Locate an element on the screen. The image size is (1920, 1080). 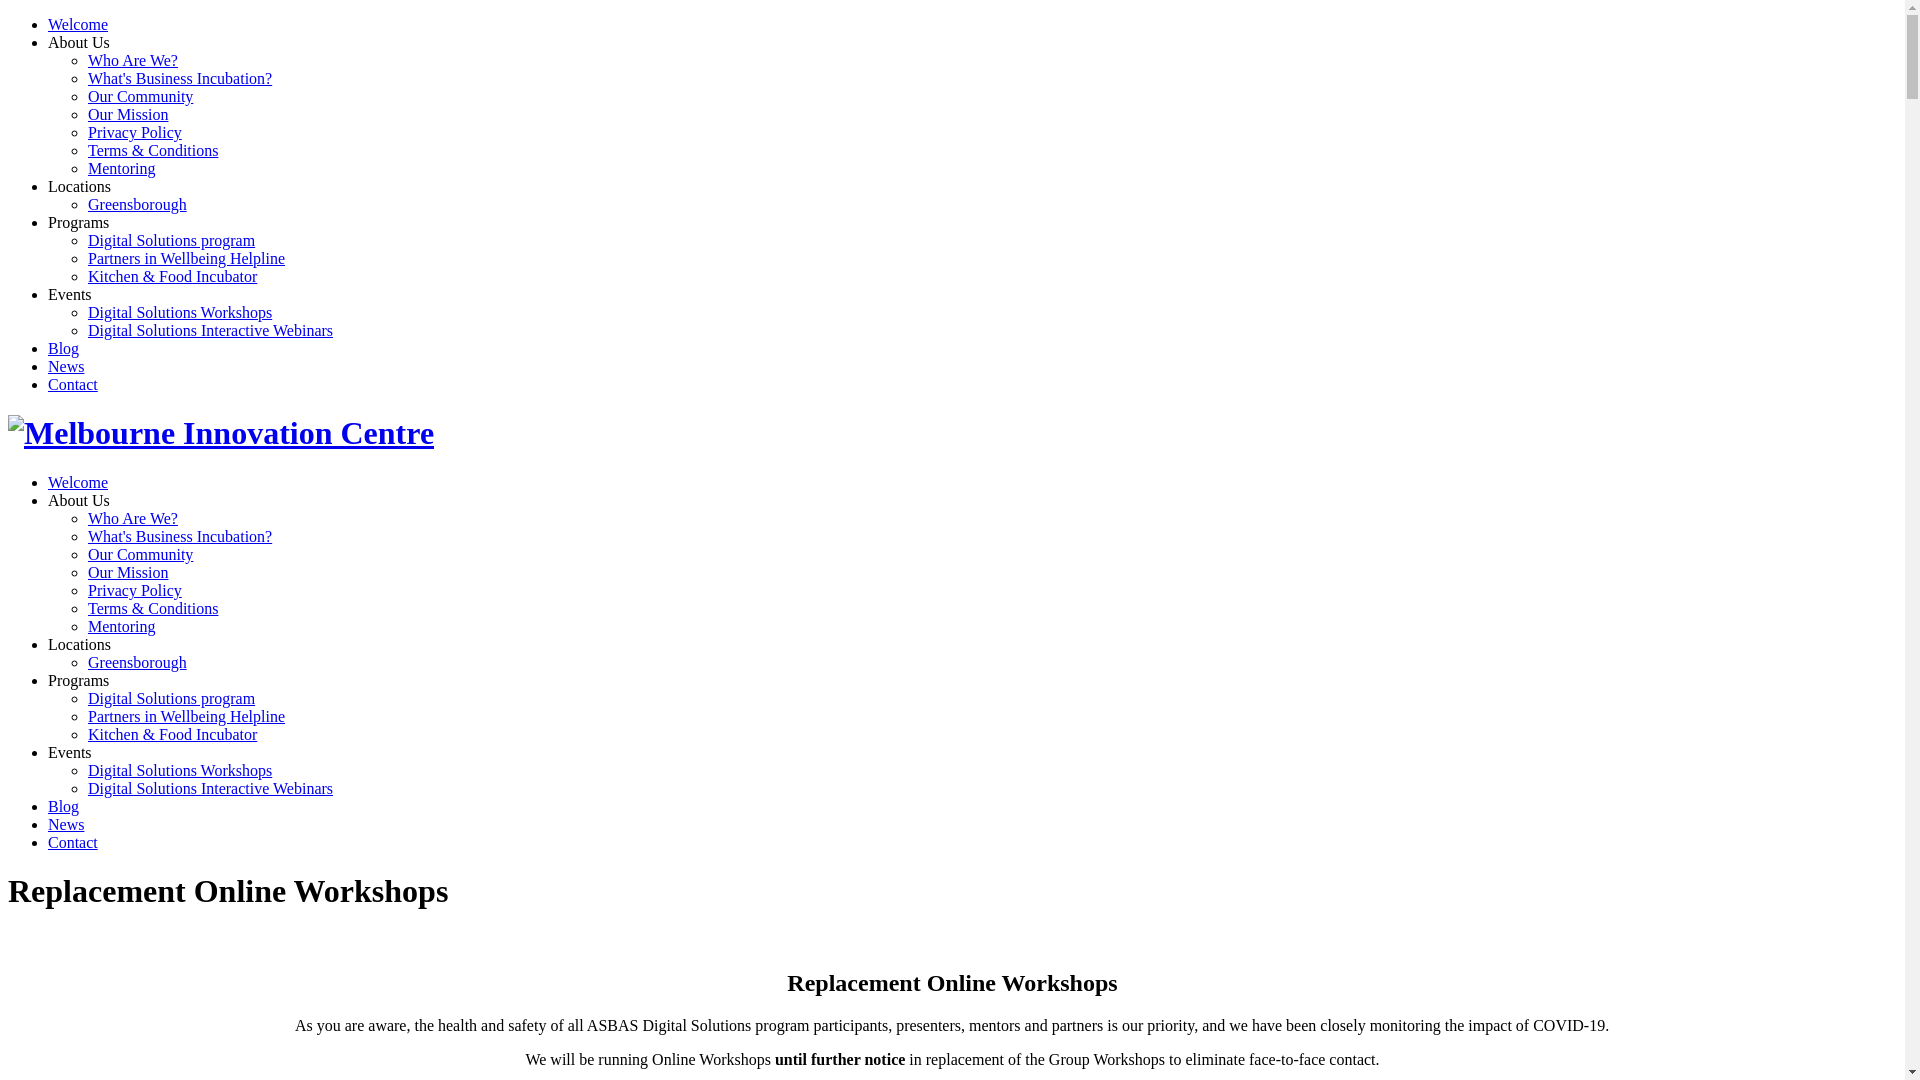
'About Us' is located at coordinates (78, 42).